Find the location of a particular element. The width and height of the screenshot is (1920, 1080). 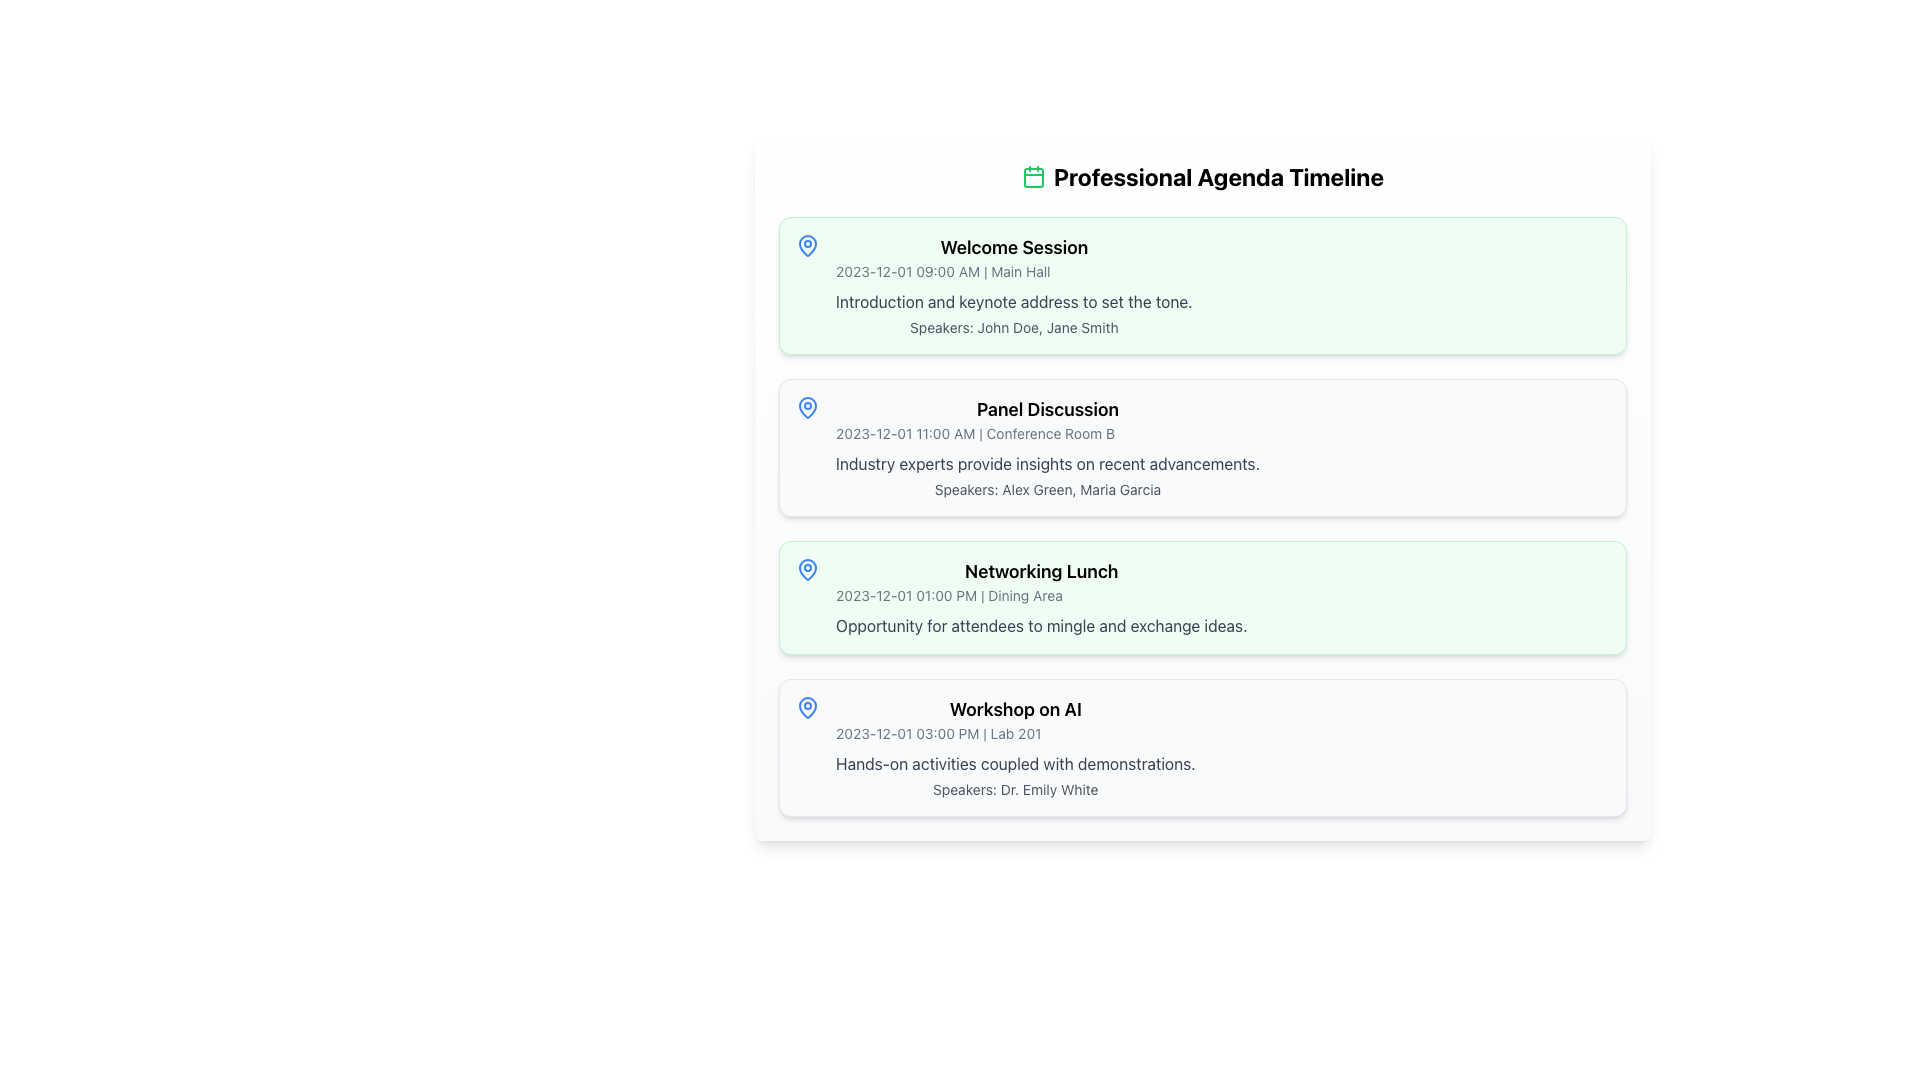

the Informational Section about the scheduled workshop, which is the fourth item in the agenda list, located below the 'Networking Lunch' section is located at coordinates (1202, 748).